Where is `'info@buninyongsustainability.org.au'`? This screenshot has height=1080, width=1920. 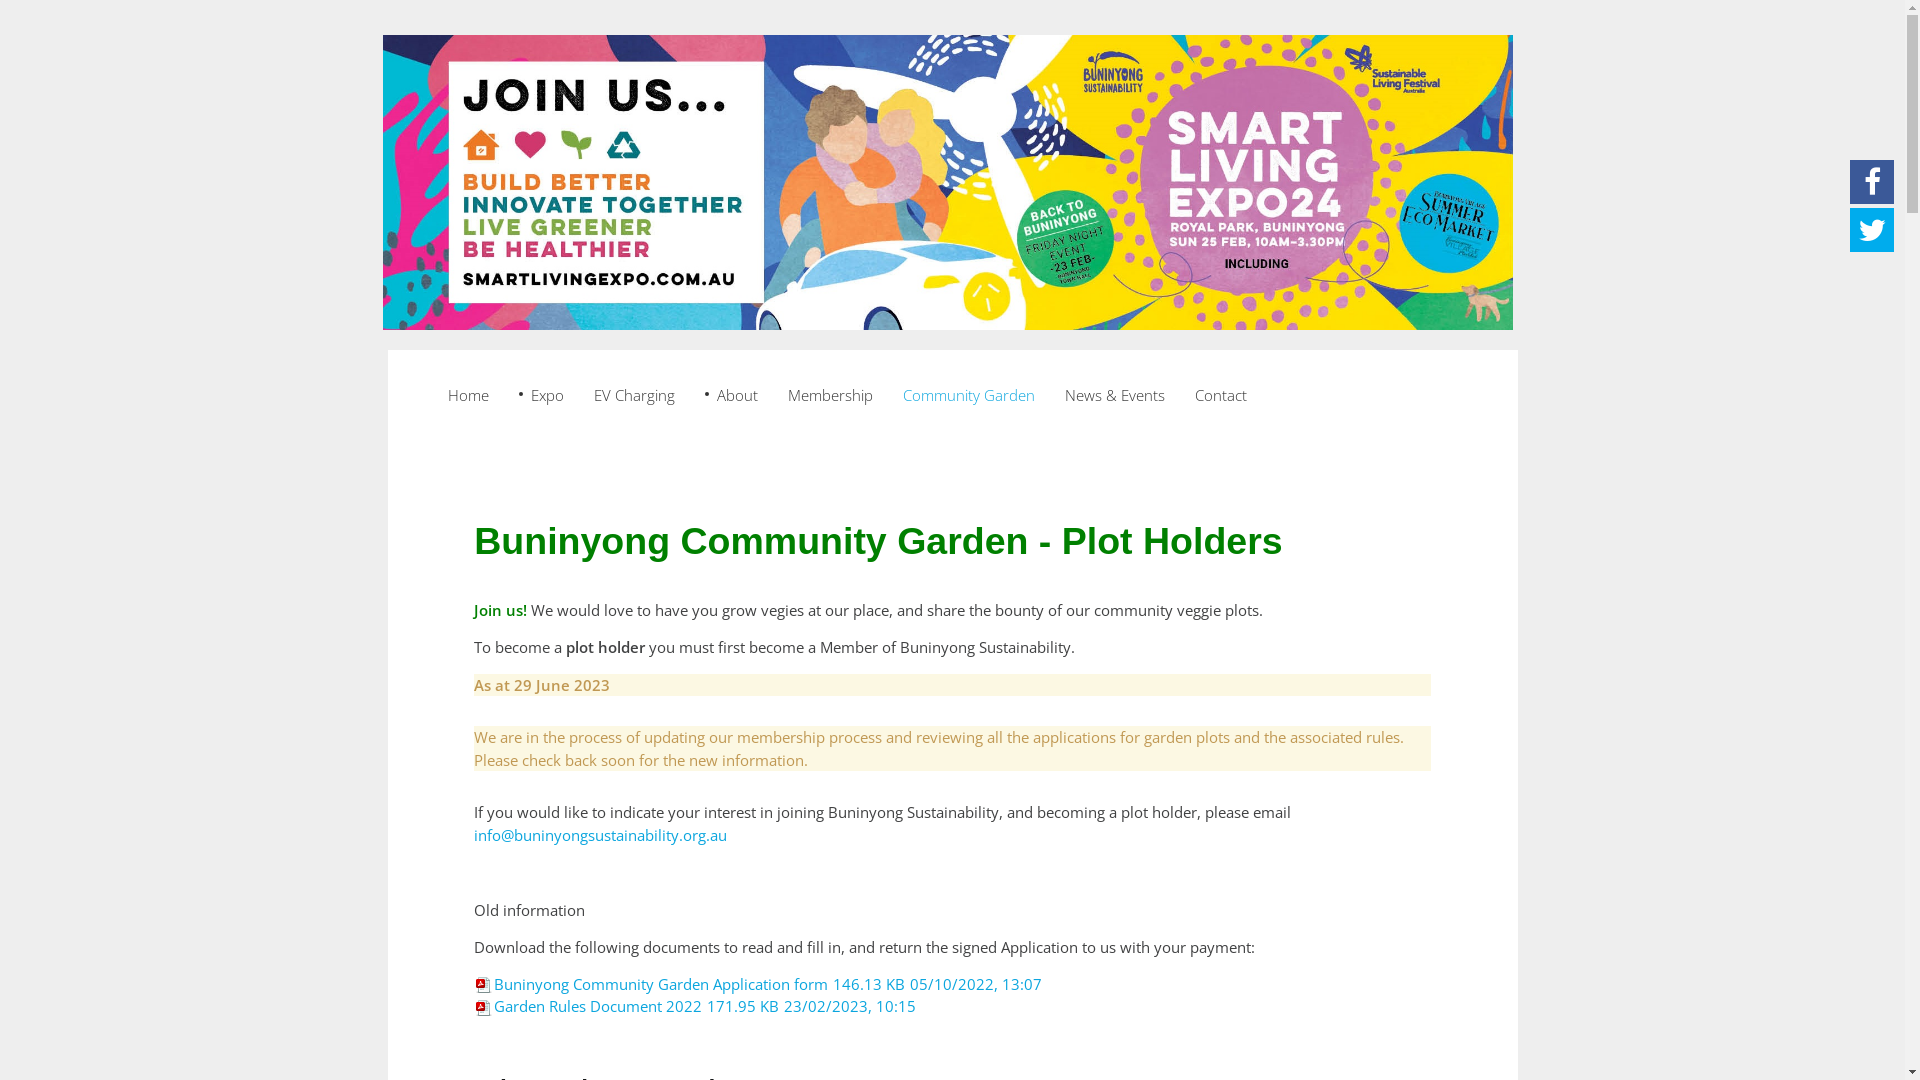 'info@buninyongsustainability.org.au' is located at coordinates (599, 833).